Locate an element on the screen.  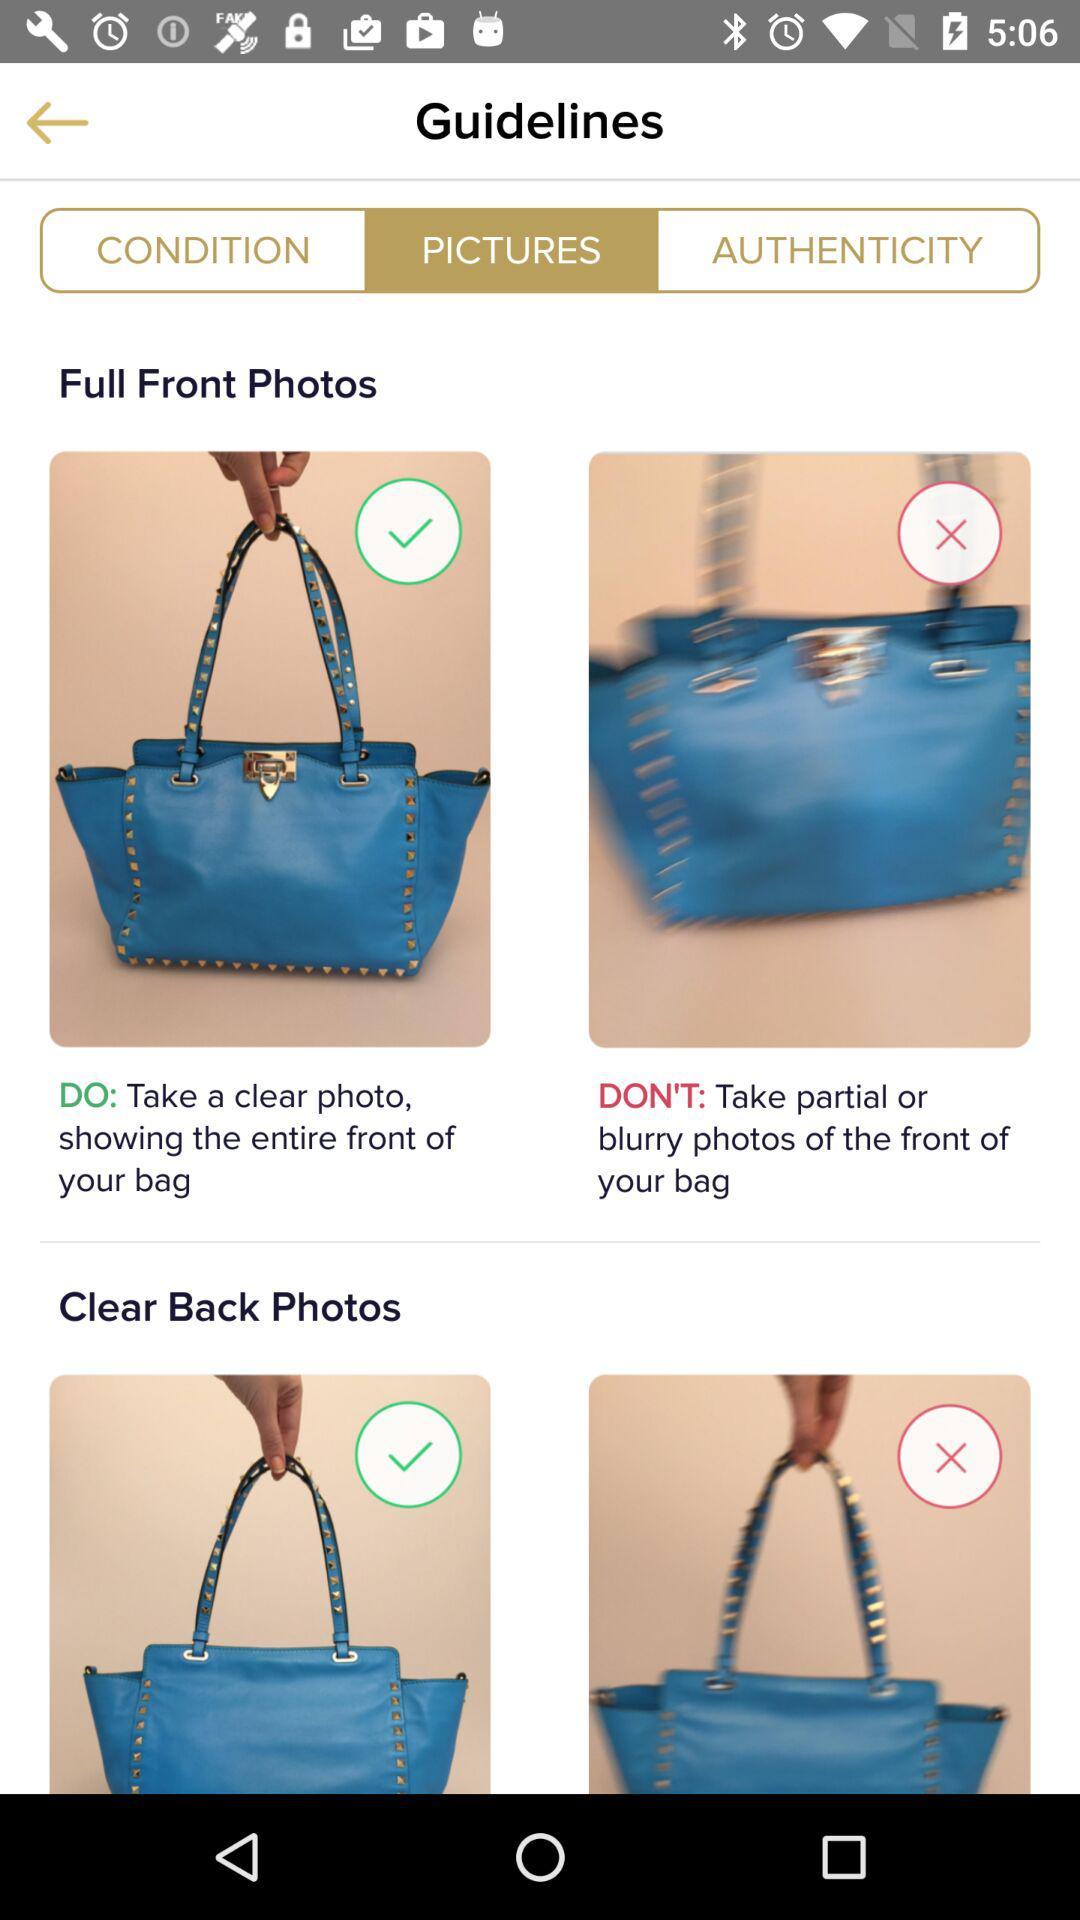
authenticity is located at coordinates (847, 249).